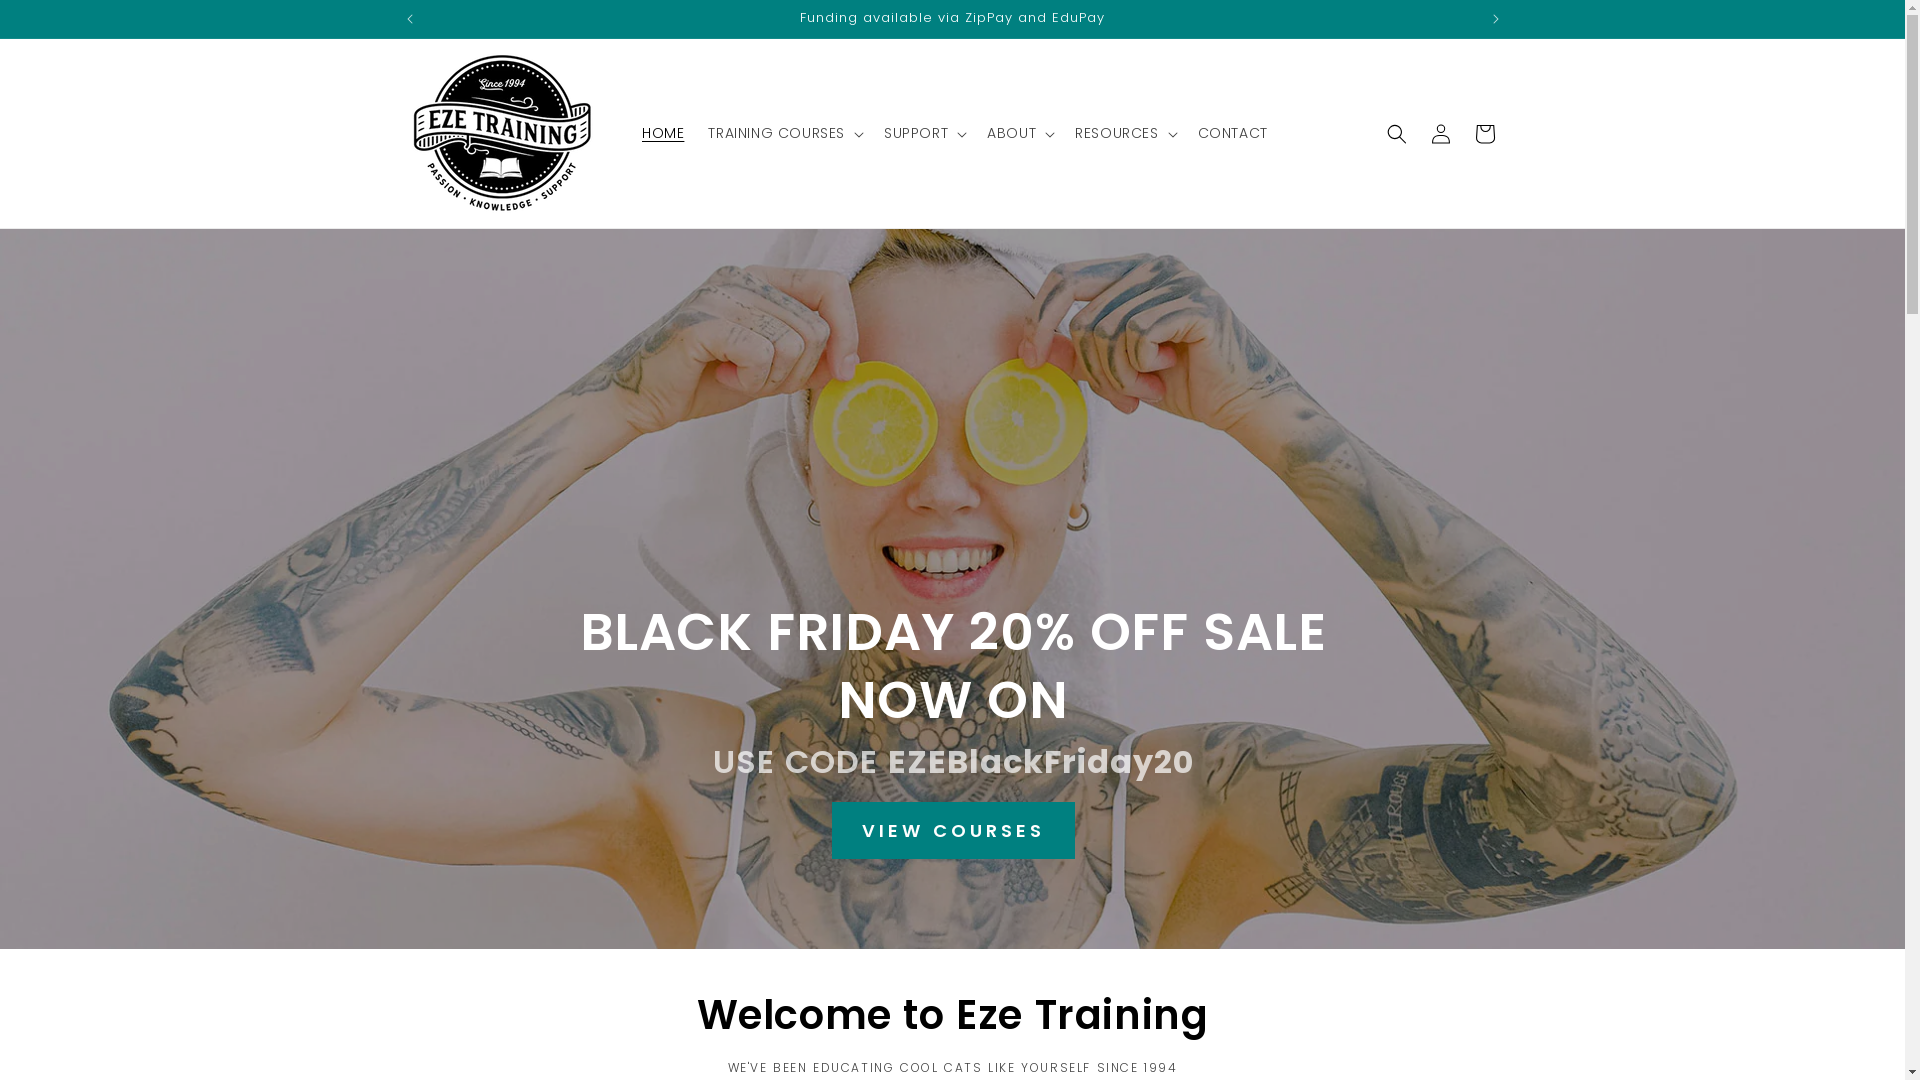 The image size is (1920, 1080). I want to click on 'Cart', so click(1483, 134).